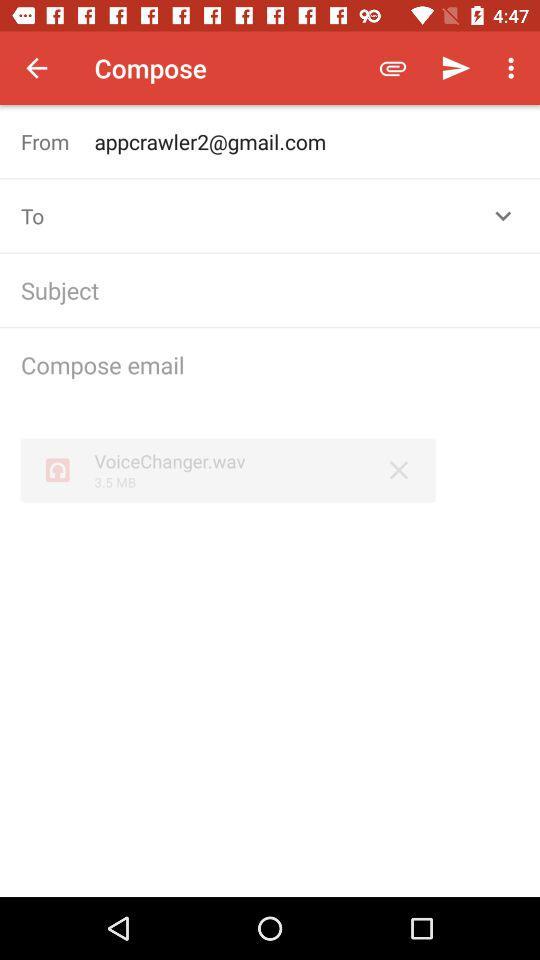 Image resolution: width=540 pixels, height=960 pixels. Describe the element at coordinates (393, 68) in the screenshot. I see `the icon to the right of compose item` at that location.